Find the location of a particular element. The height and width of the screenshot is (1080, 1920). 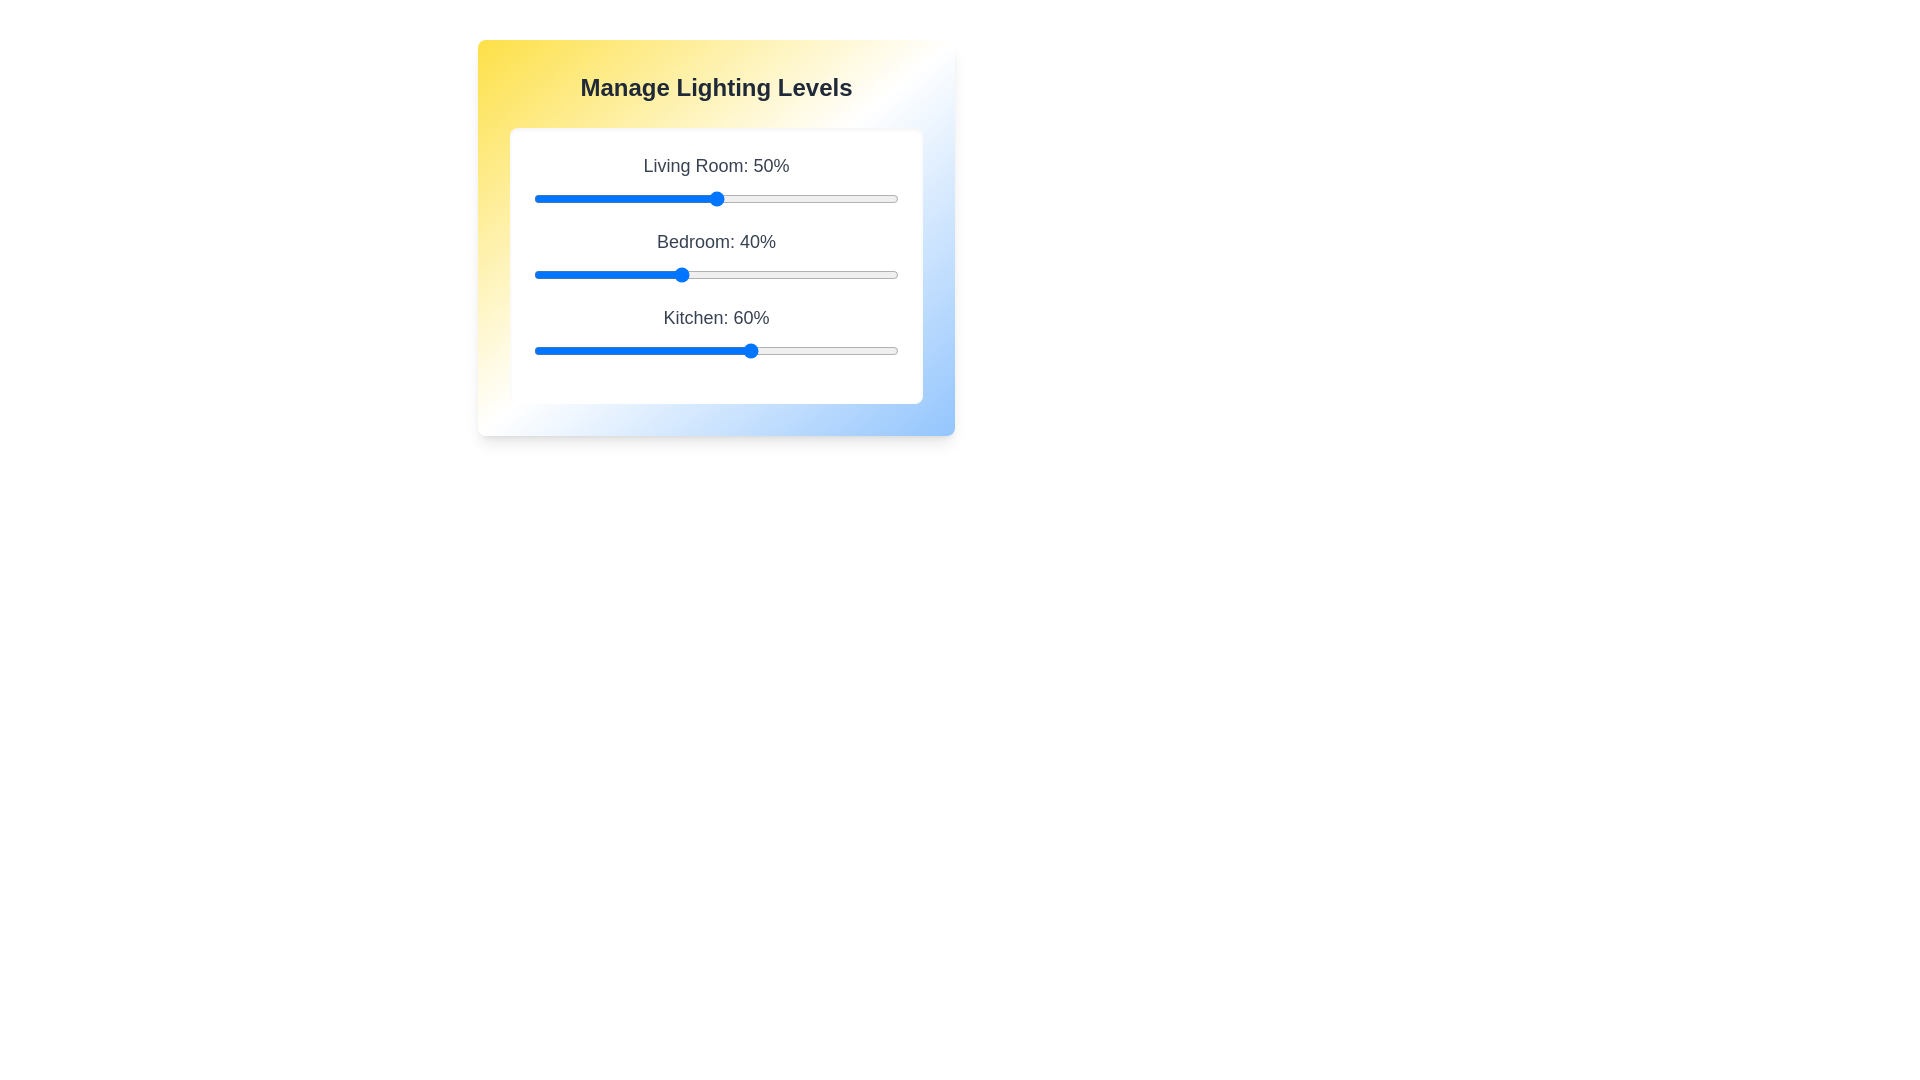

the Bedroom lighting slider to 70% is located at coordinates (788, 274).